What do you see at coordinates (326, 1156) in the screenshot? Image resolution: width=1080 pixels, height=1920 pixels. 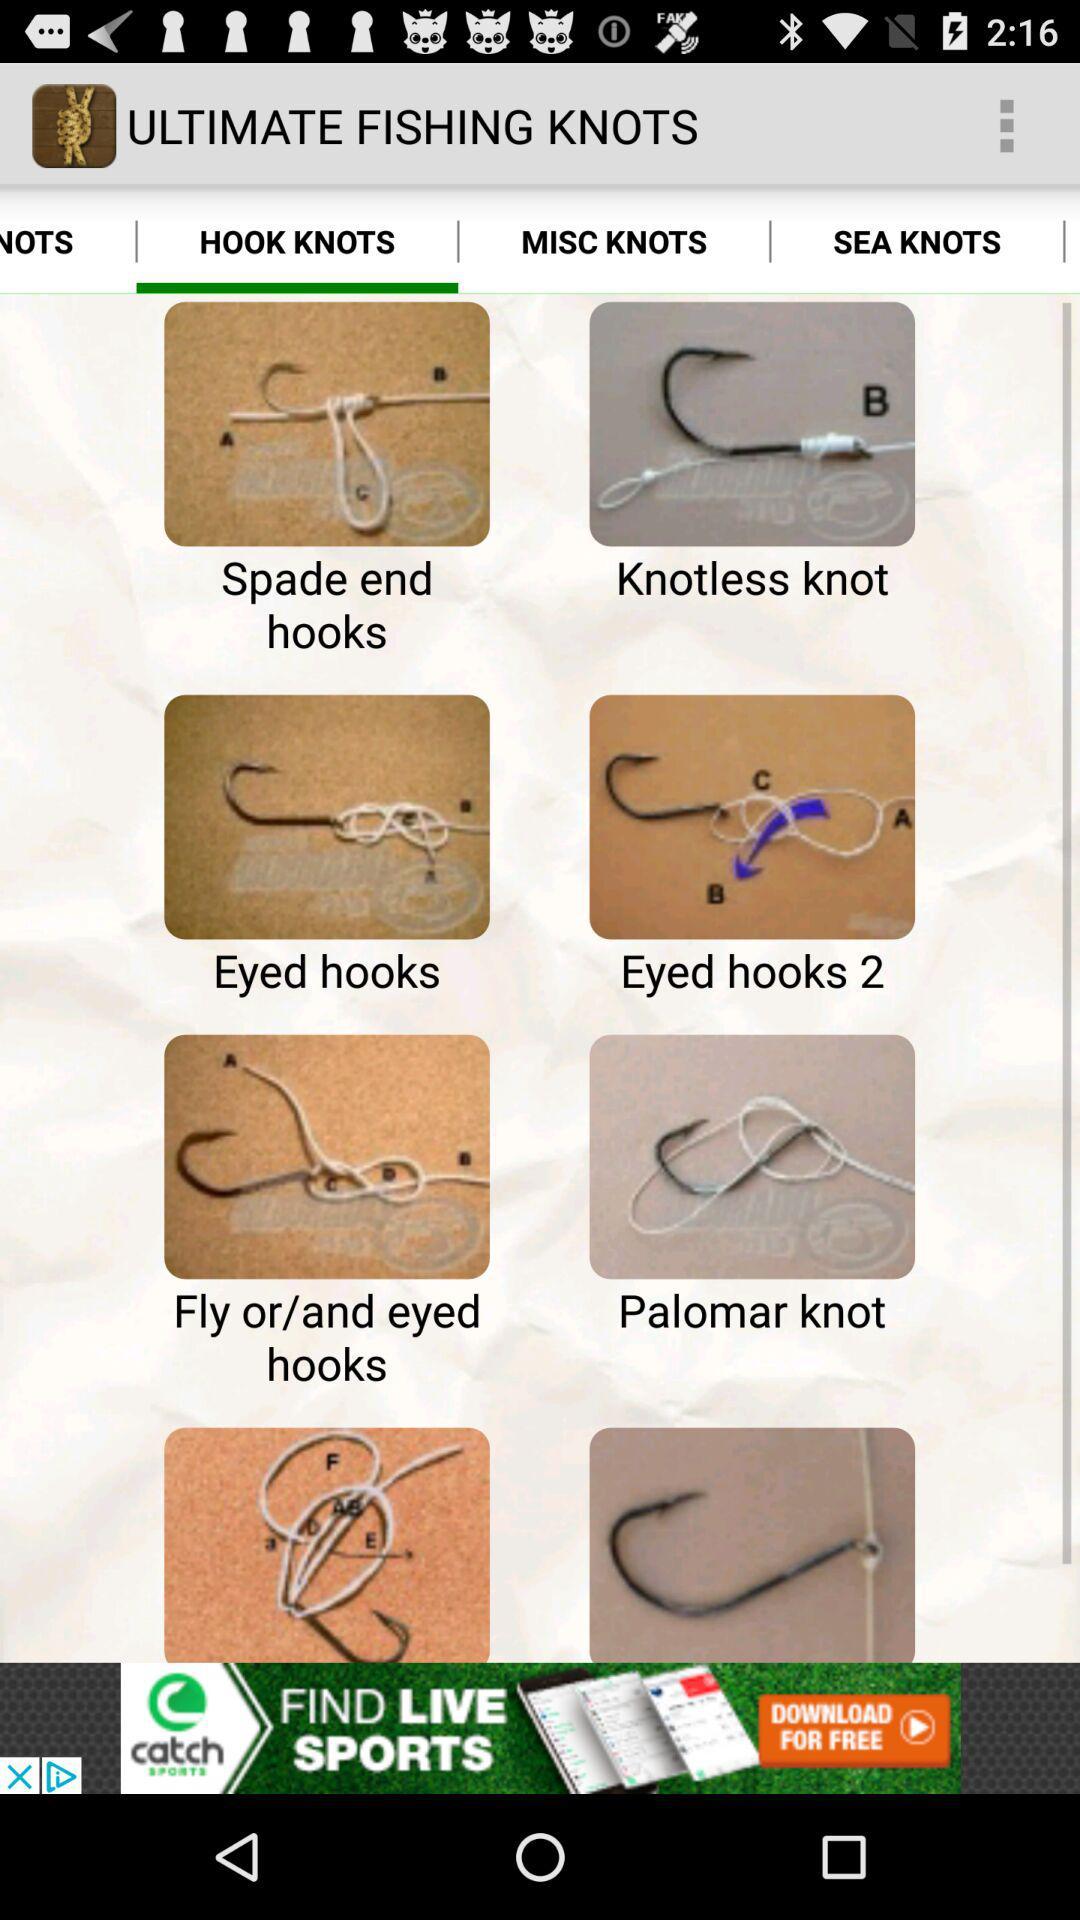 I see `picture page` at bounding box center [326, 1156].